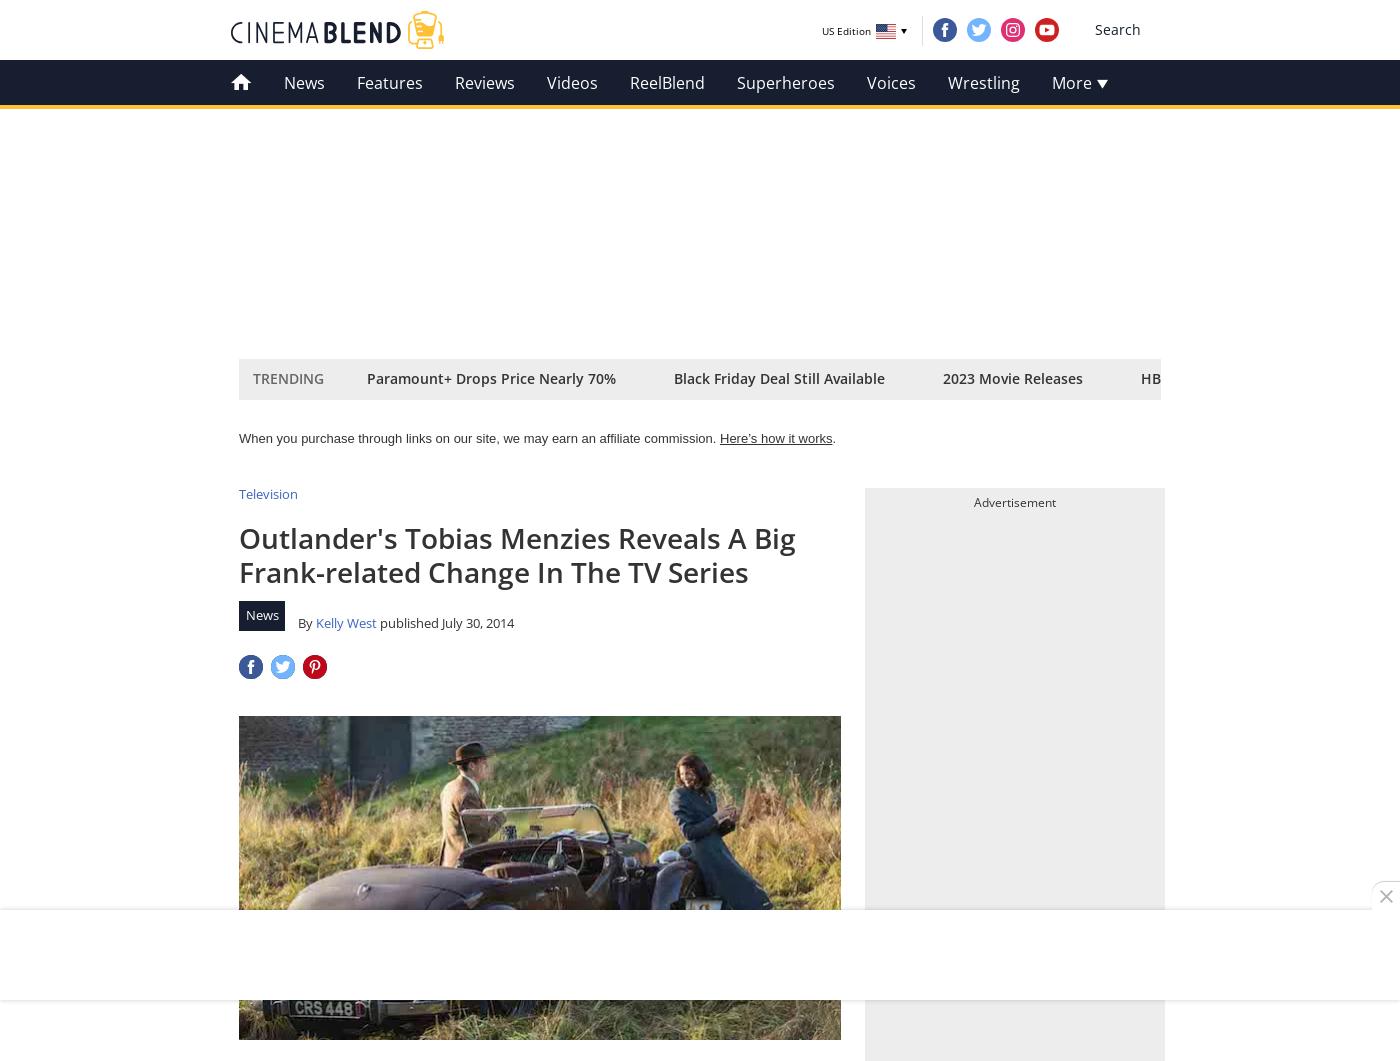  I want to click on 'published', so click(409, 620).